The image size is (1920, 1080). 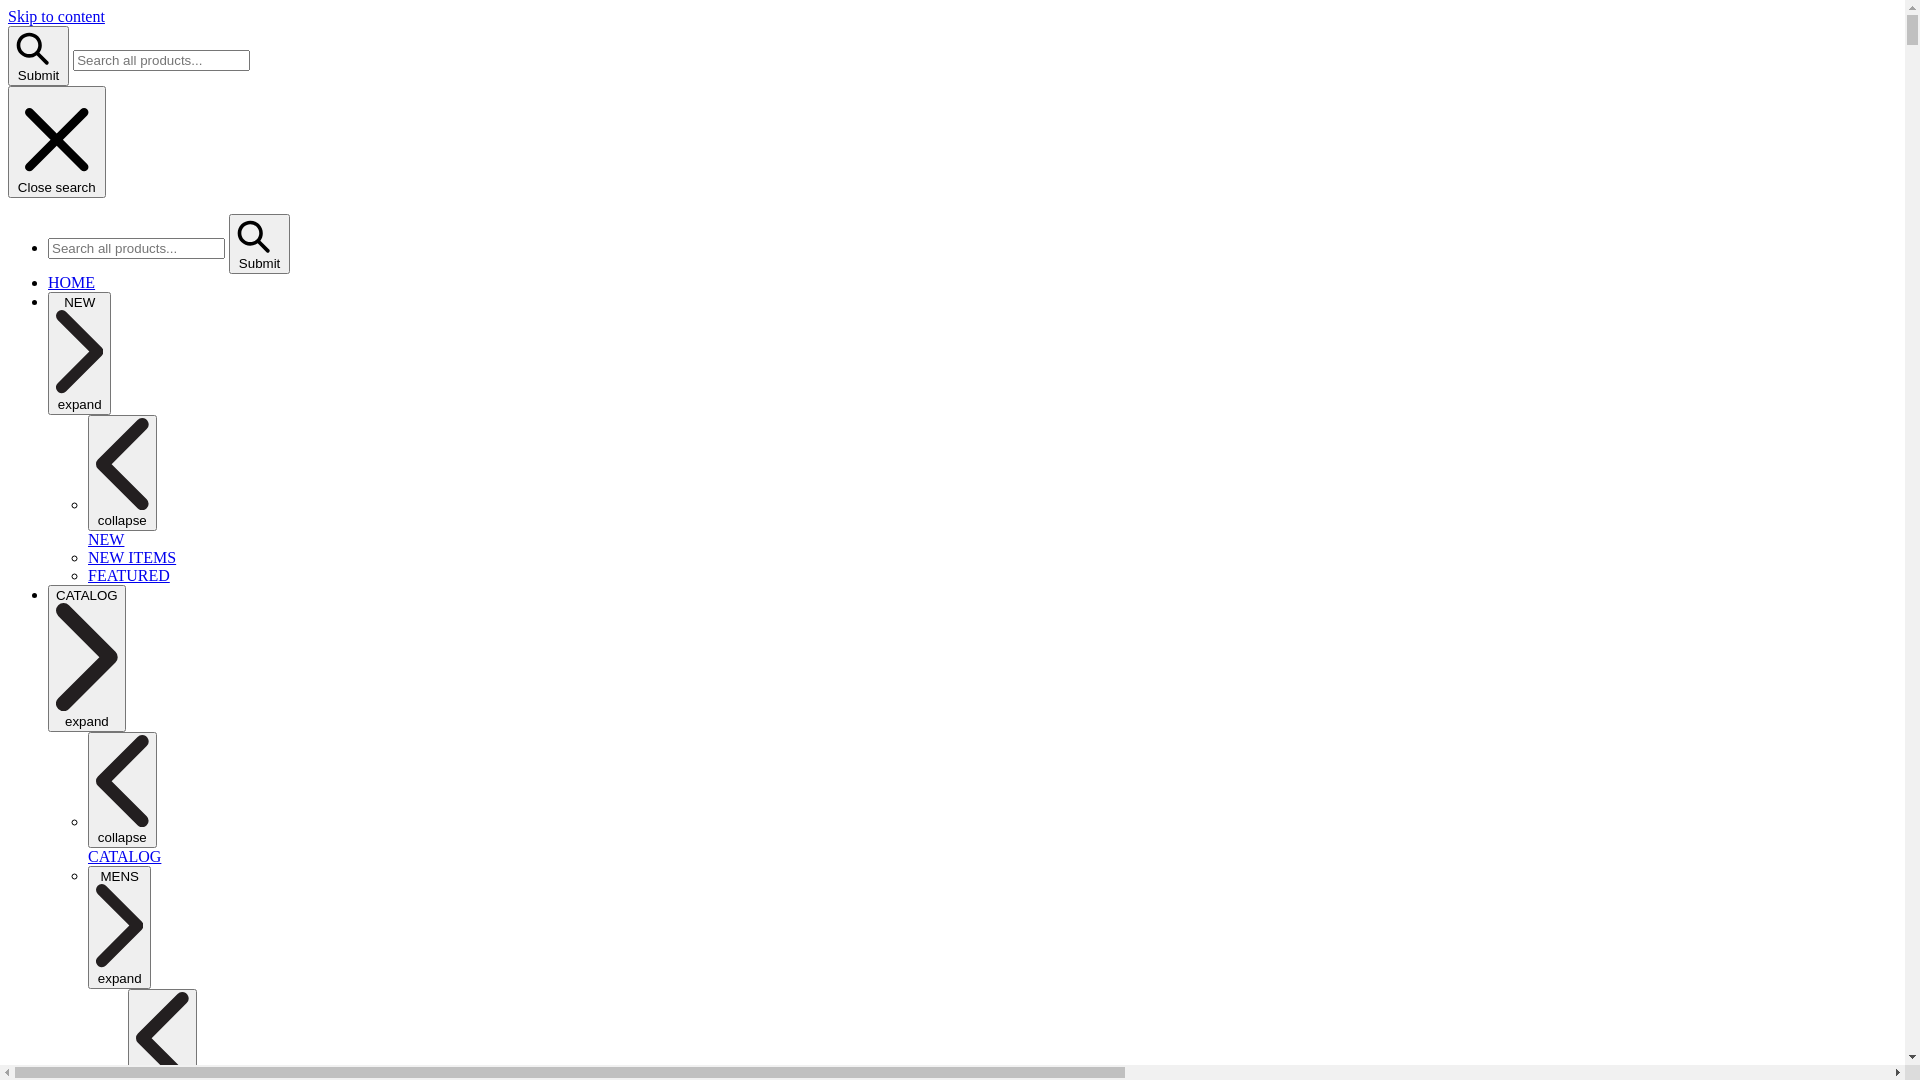 What do you see at coordinates (128, 575) in the screenshot?
I see `'FEATURED'` at bounding box center [128, 575].